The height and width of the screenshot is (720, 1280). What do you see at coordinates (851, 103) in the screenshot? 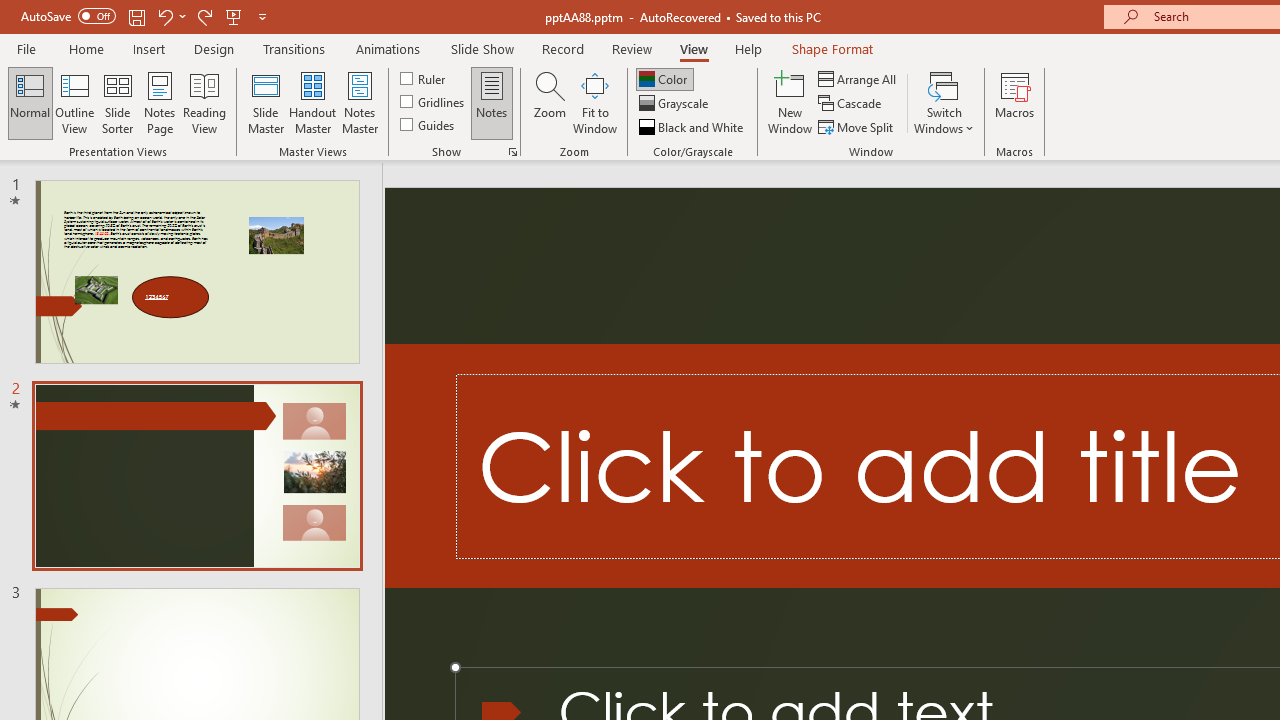
I see `'Cascade'` at bounding box center [851, 103].